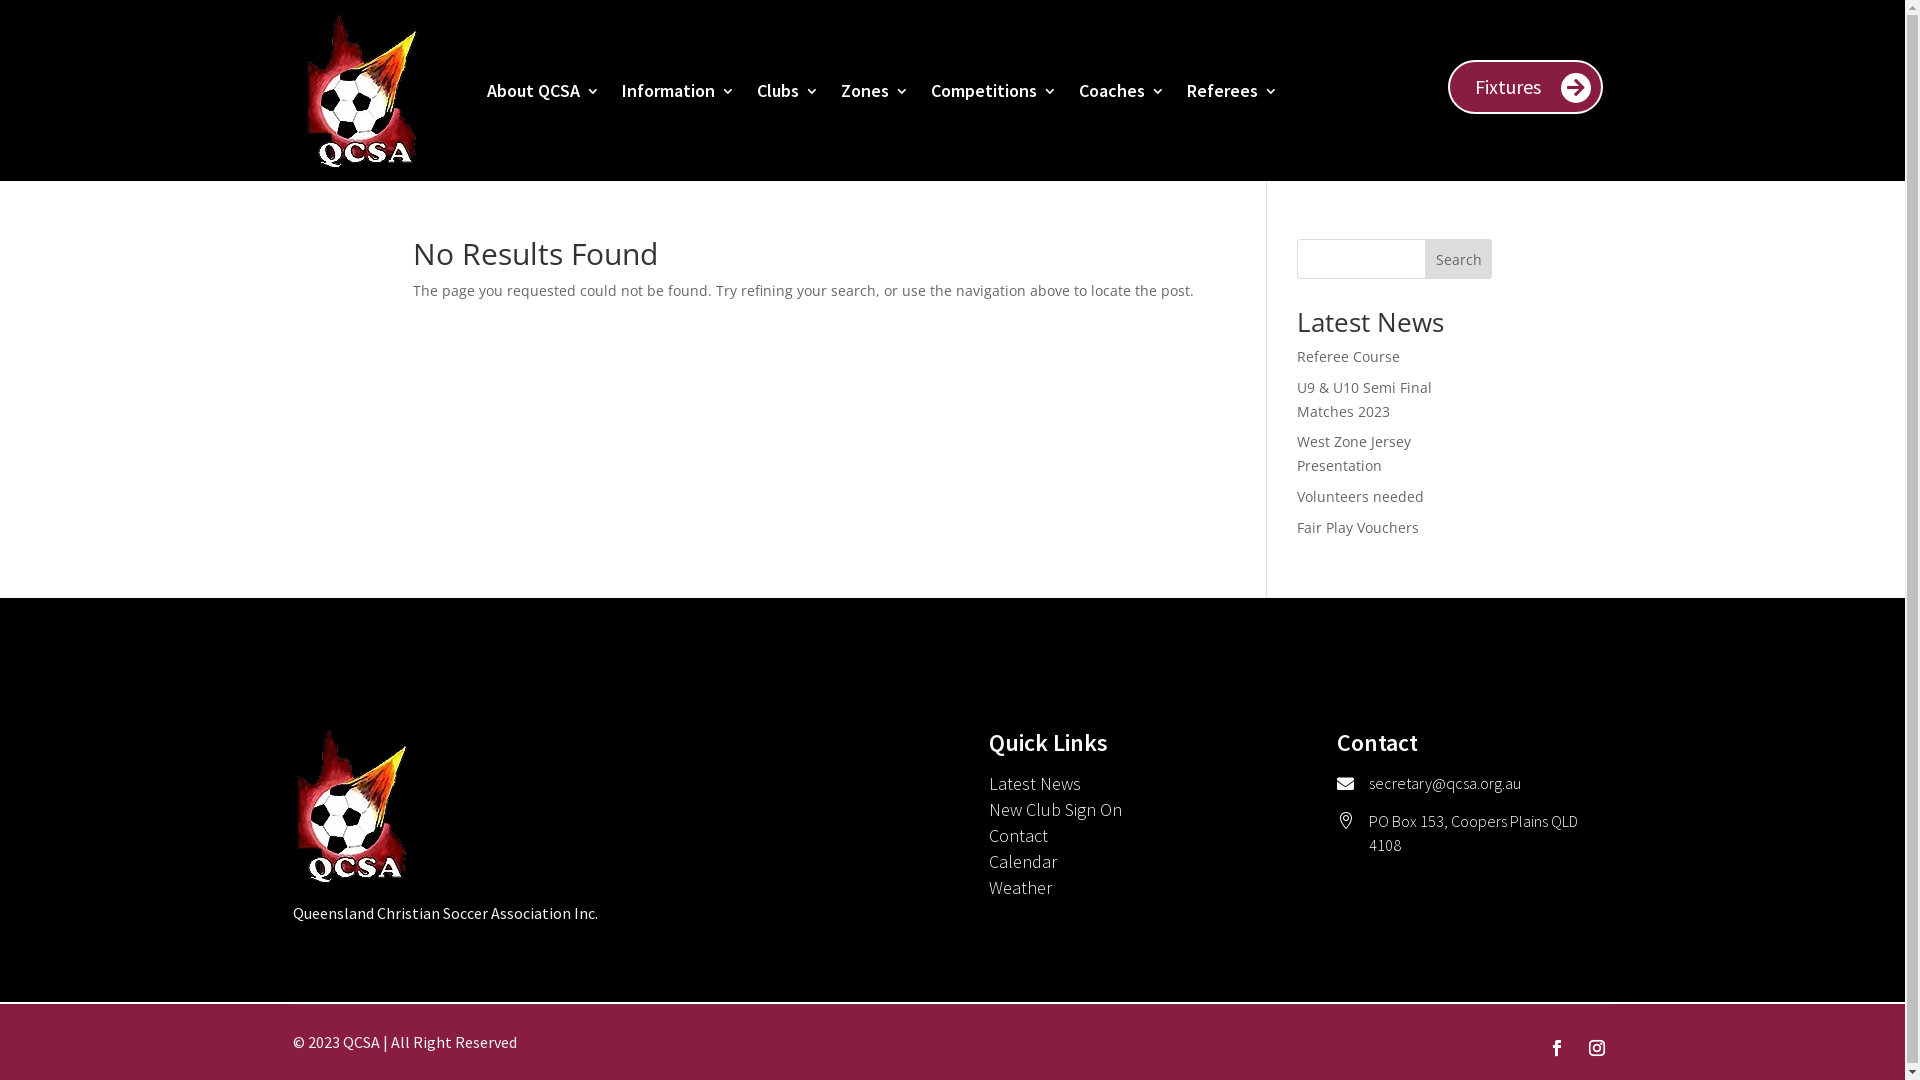  I want to click on 'West Zone Jersey Presentation', so click(1353, 453).